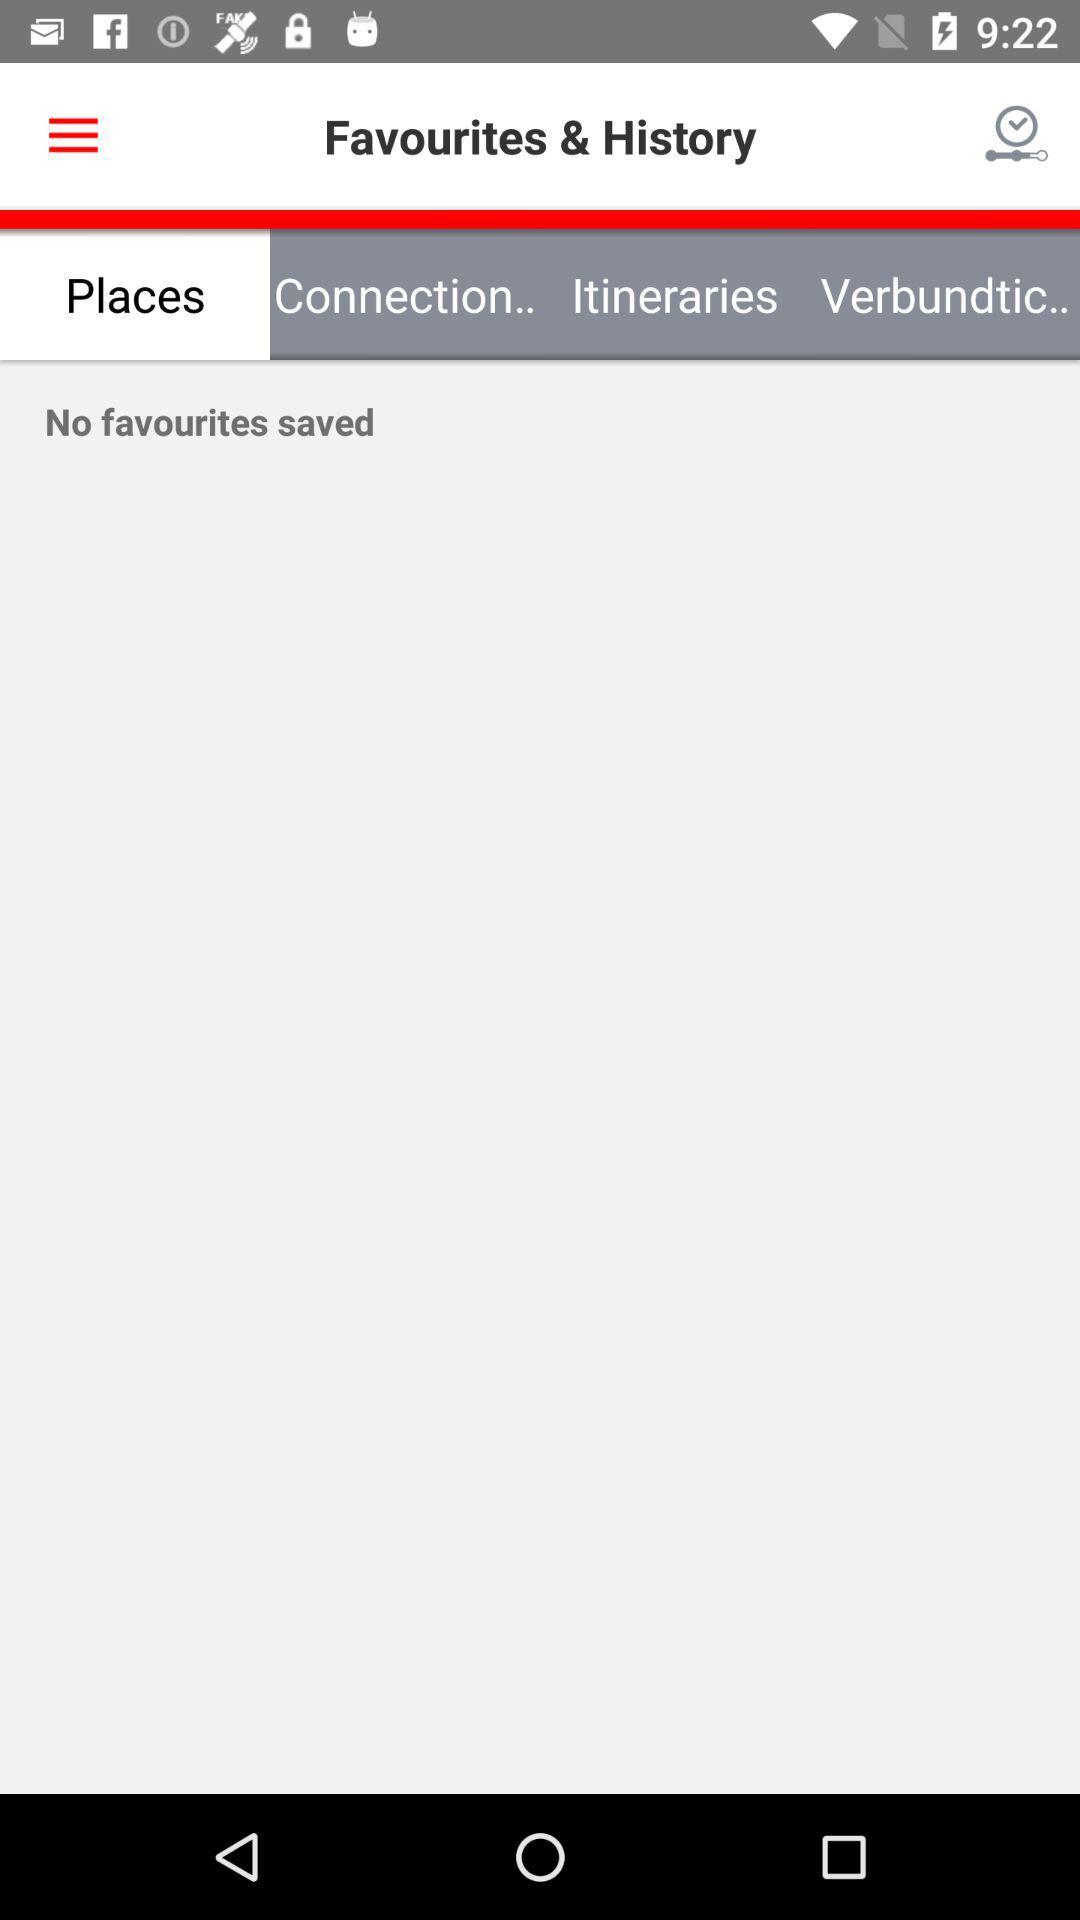  I want to click on the icon to the left of the connection requests item, so click(135, 293).